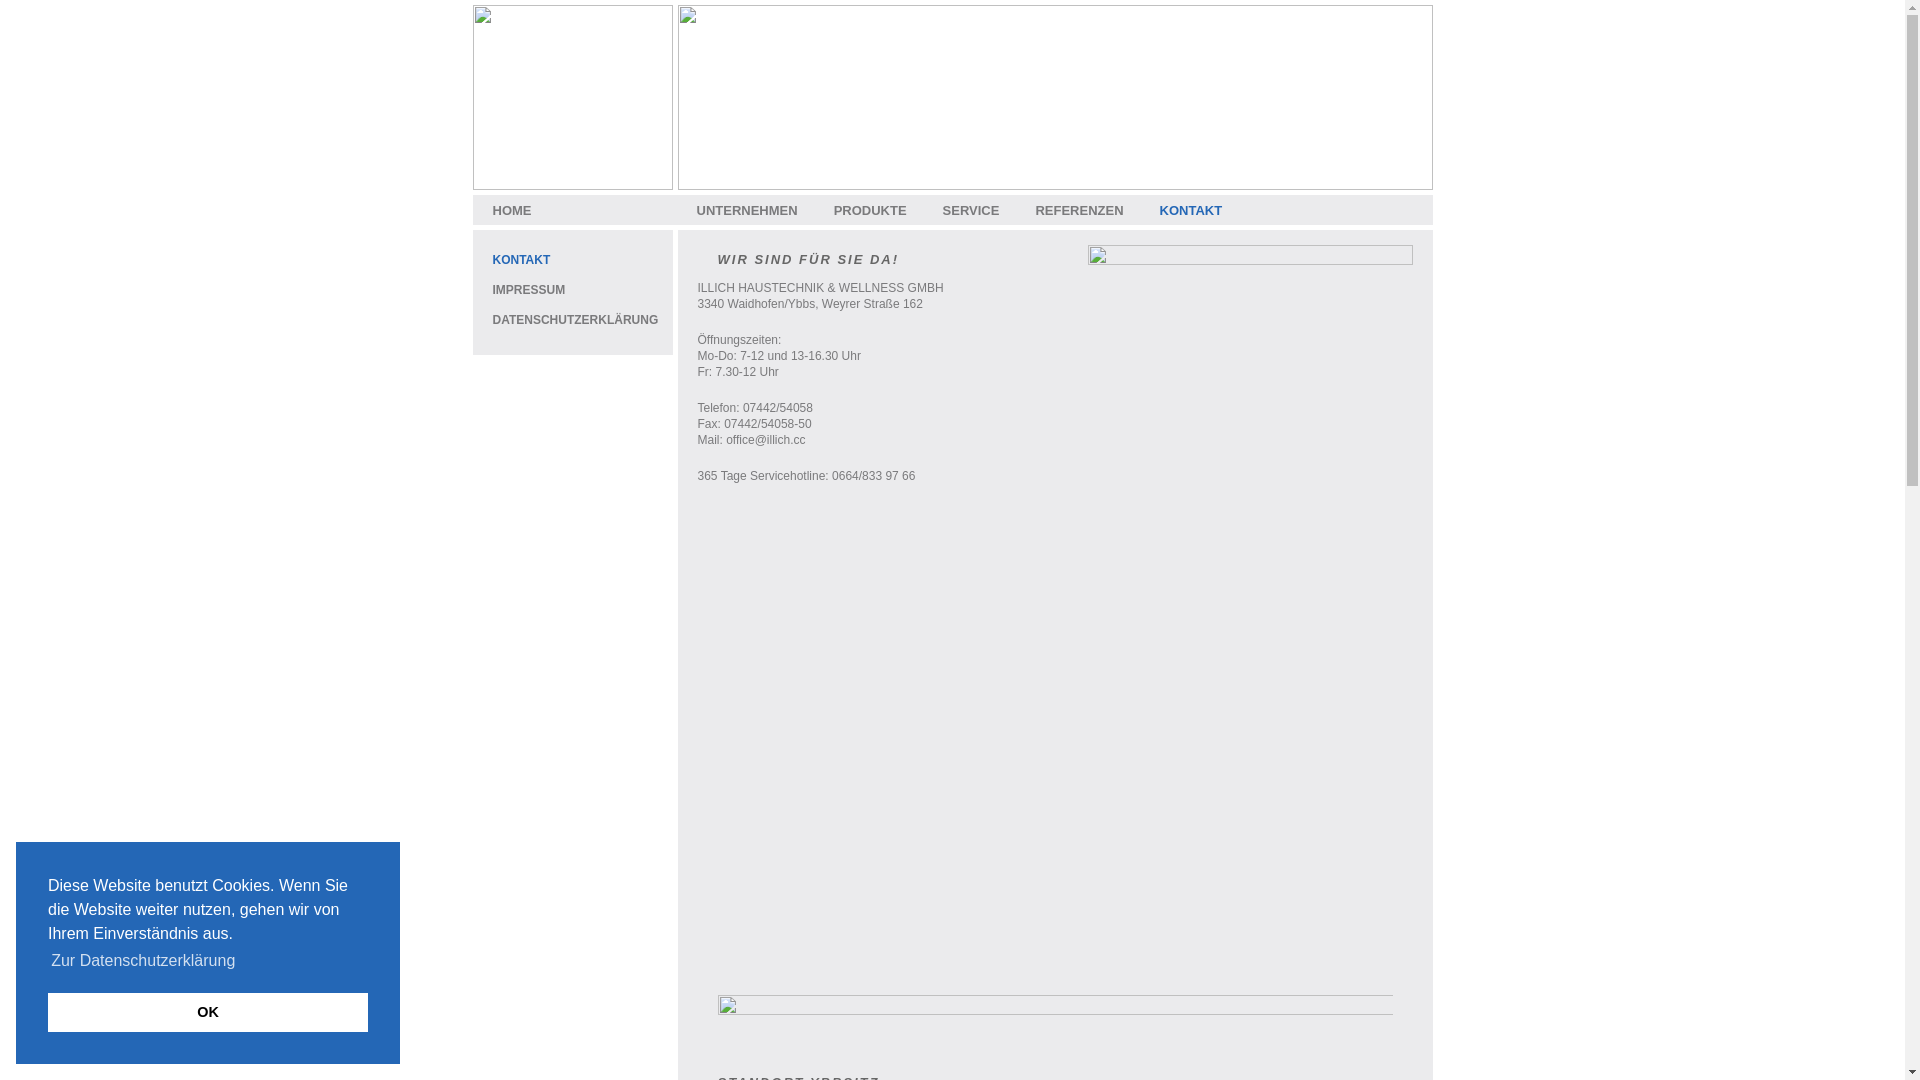 This screenshot has width=1920, height=1080. What do you see at coordinates (870, 210) in the screenshot?
I see `'PRODUKTE'` at bounding box center [870, 210].